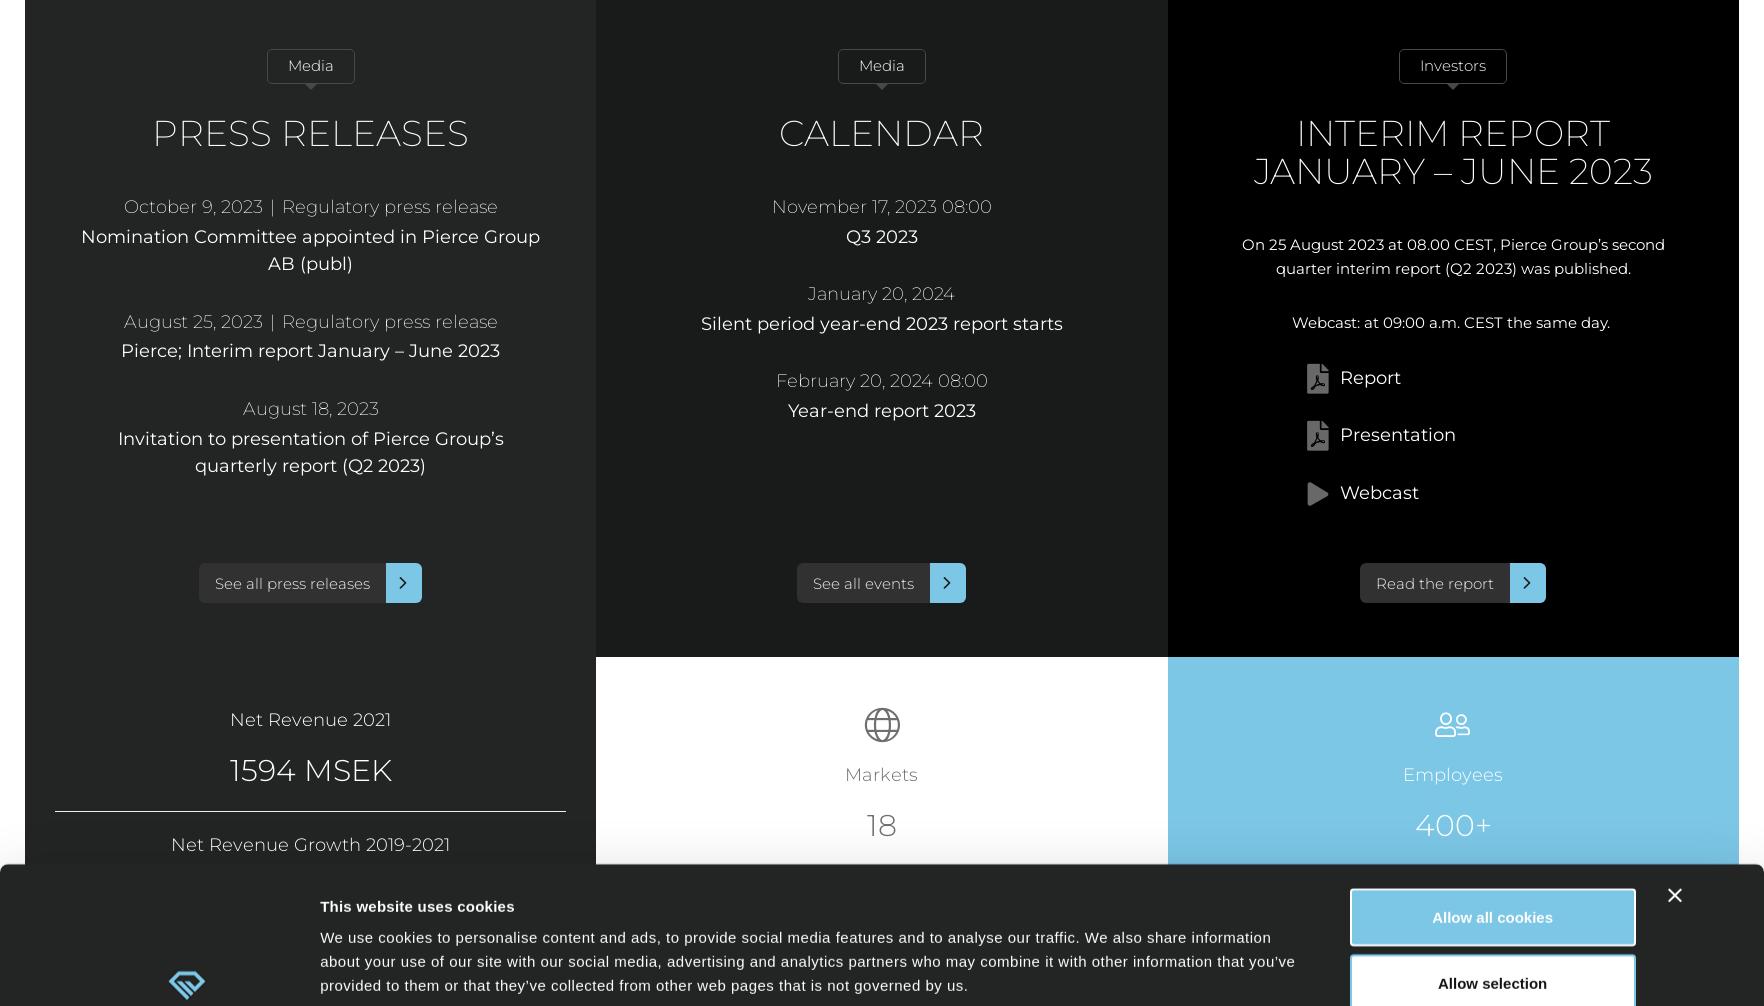 This screenshot has height=1006, width=1764. Describe the element at coordinates (880, 207) in the screenshot. I see `'November 17, 2023 08:00'` at that location.